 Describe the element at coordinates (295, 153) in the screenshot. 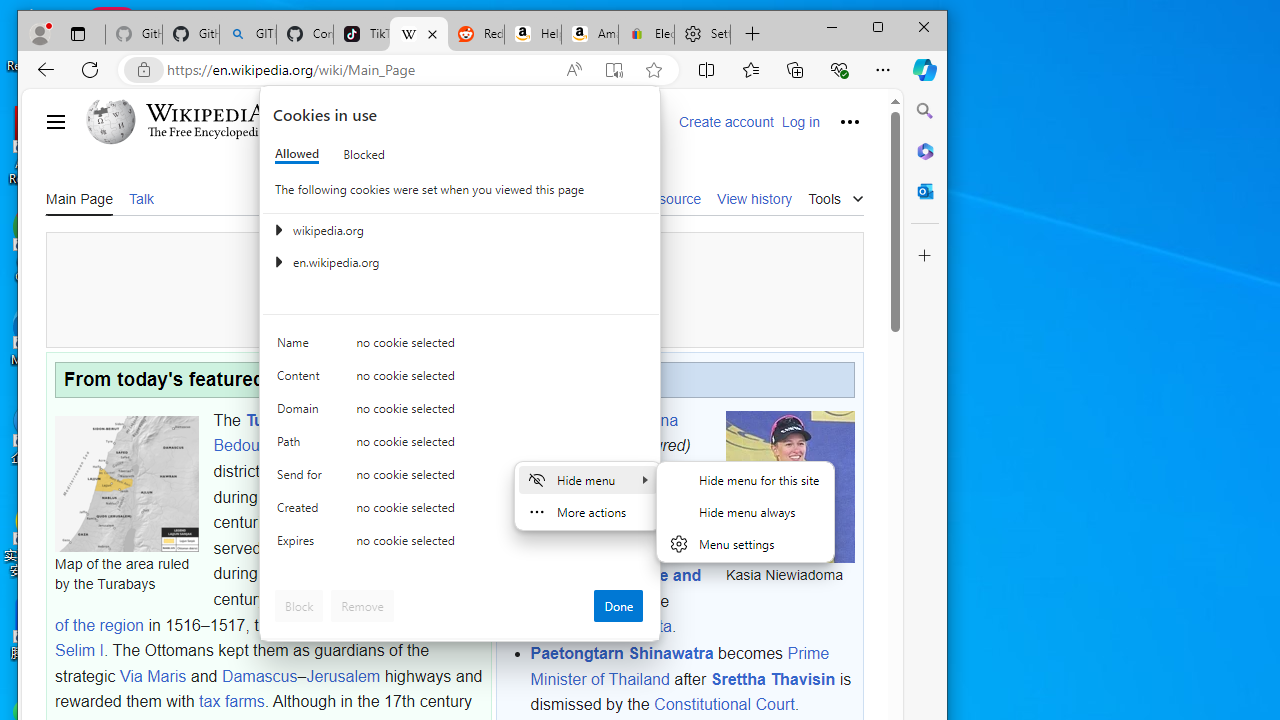

I see `'Allowed'` at that location.